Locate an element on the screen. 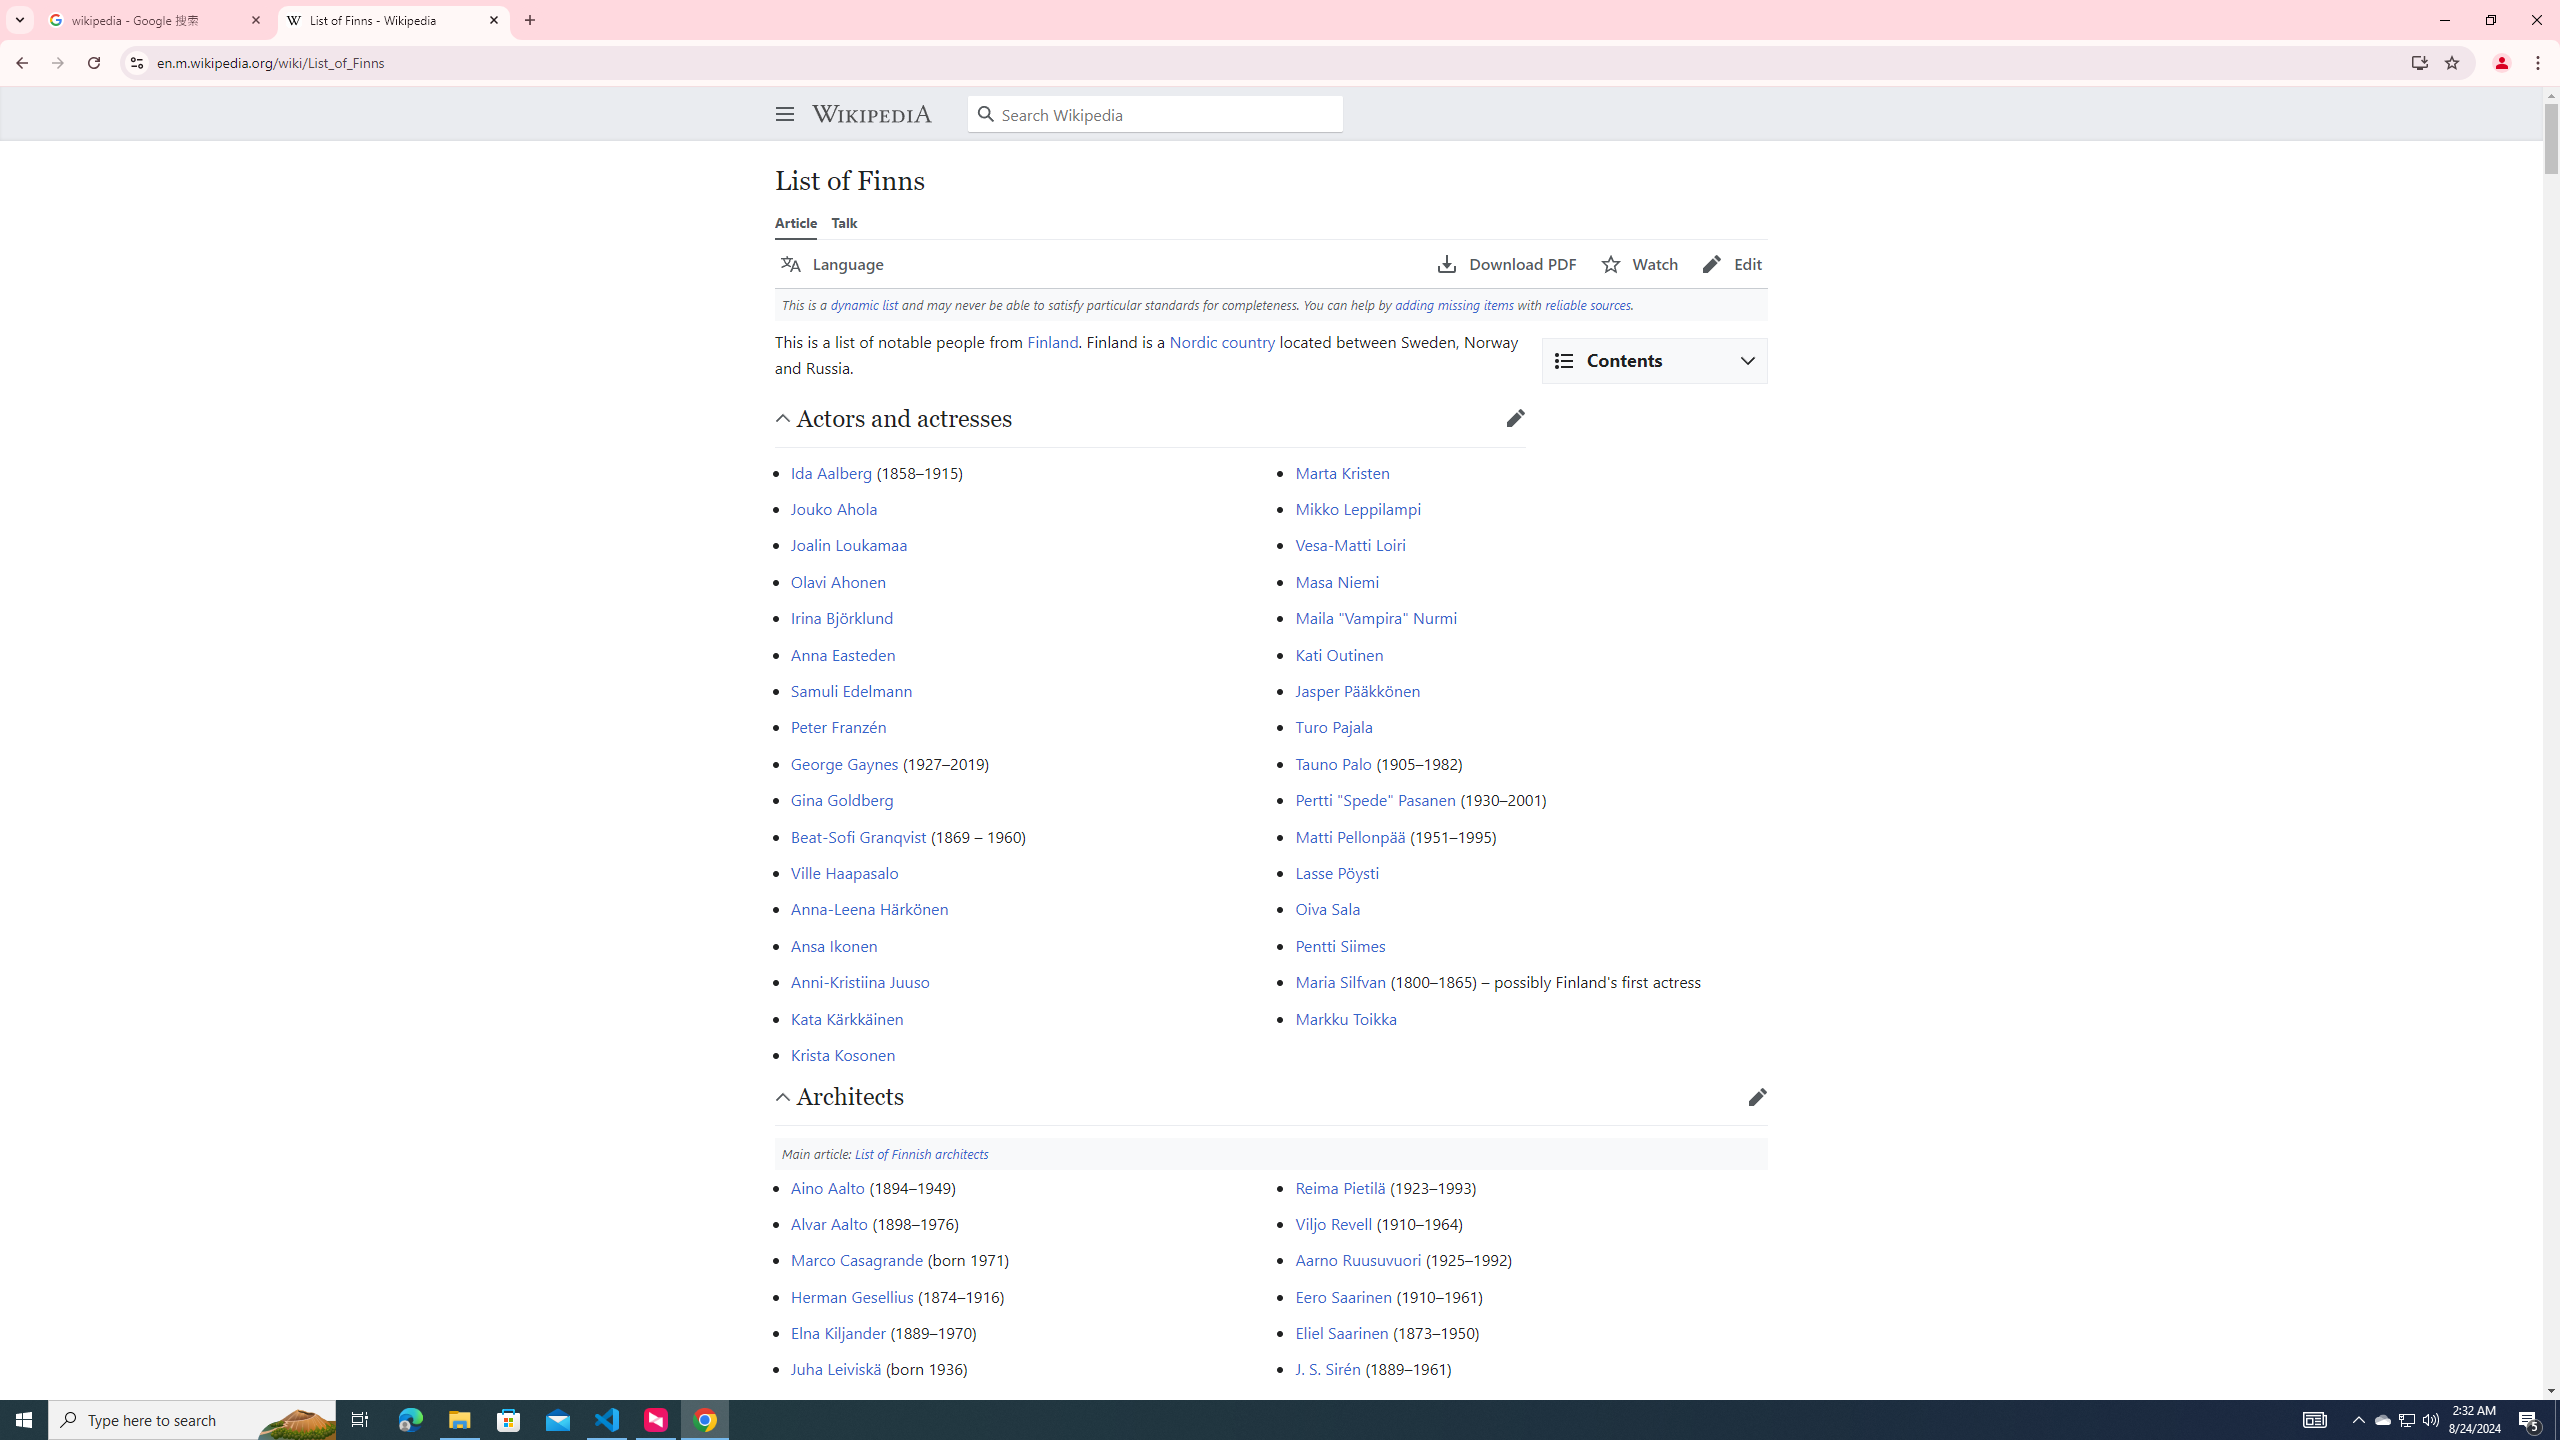 The height and width of the screenshot is (1440, 2560). 'Watch' is located at coordinates (1638, 264).